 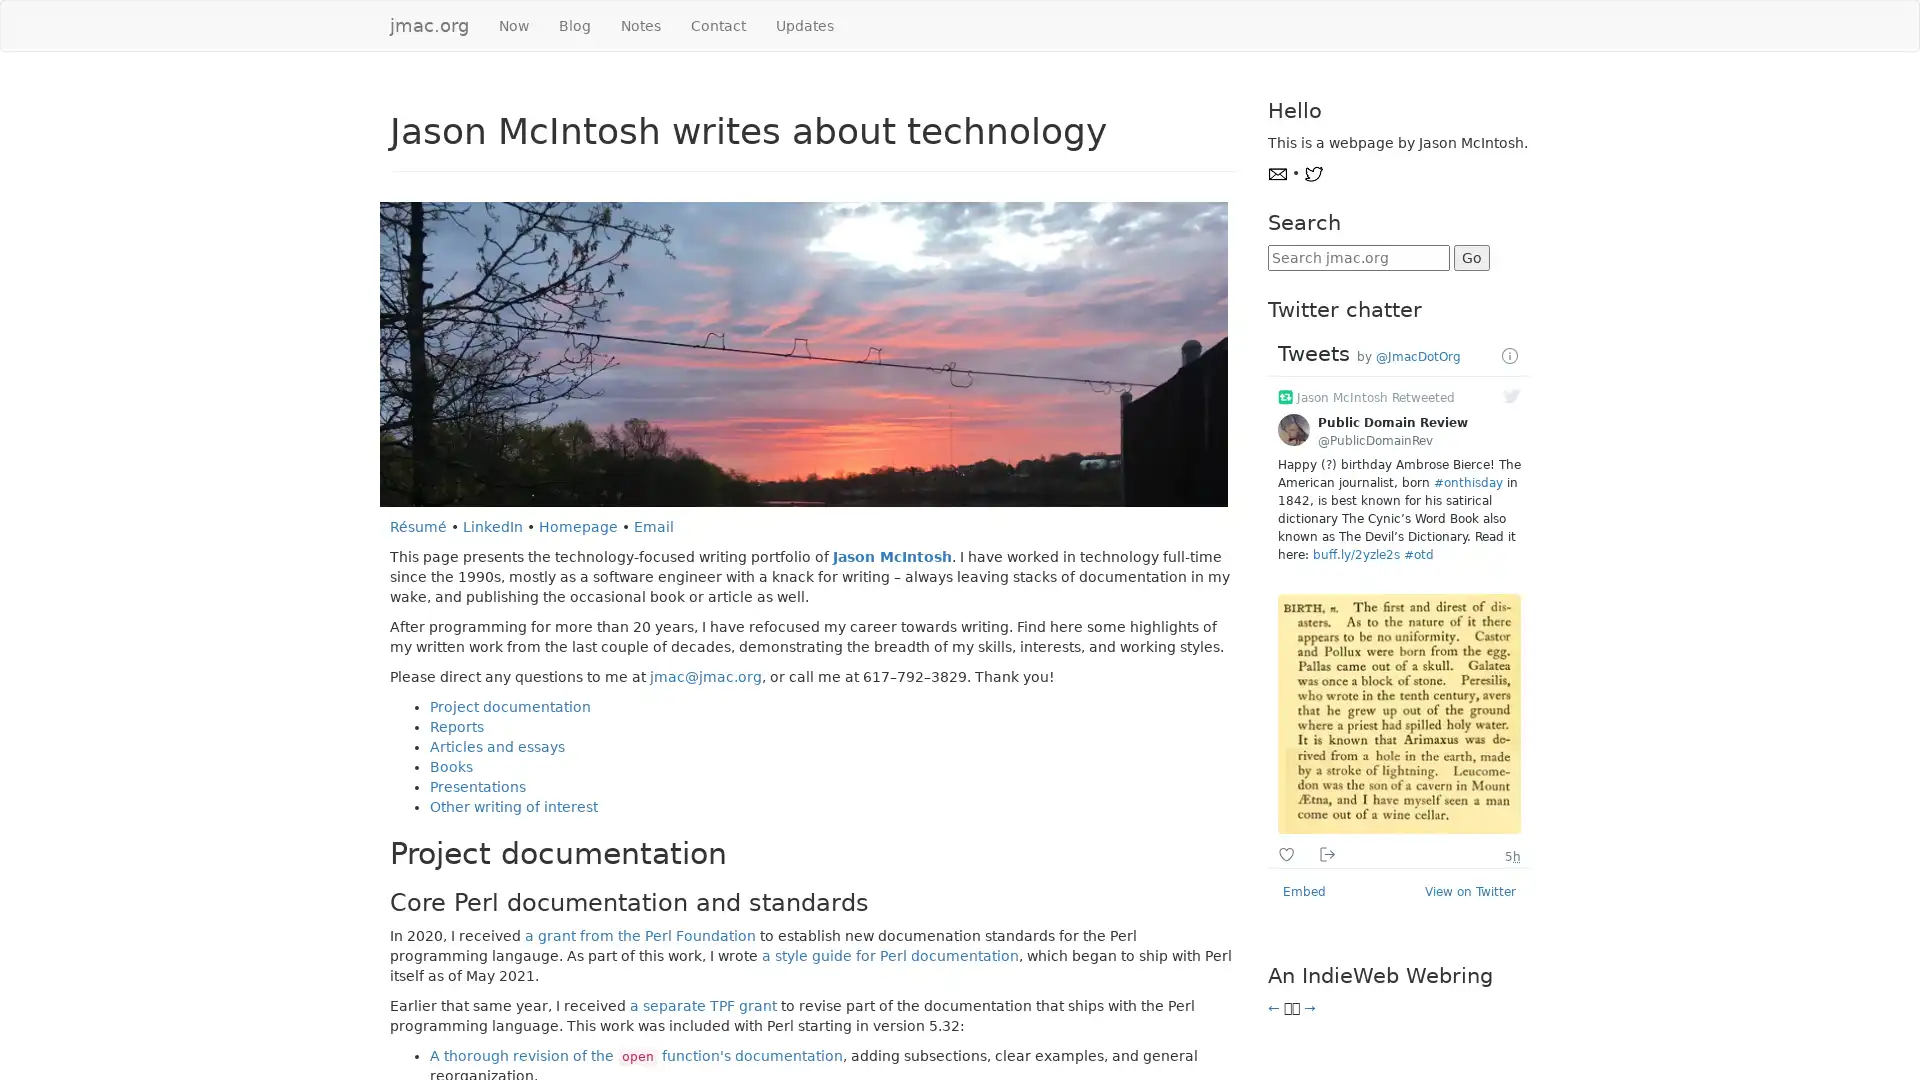 I want to click on Go, so click(x=1470, y=257).